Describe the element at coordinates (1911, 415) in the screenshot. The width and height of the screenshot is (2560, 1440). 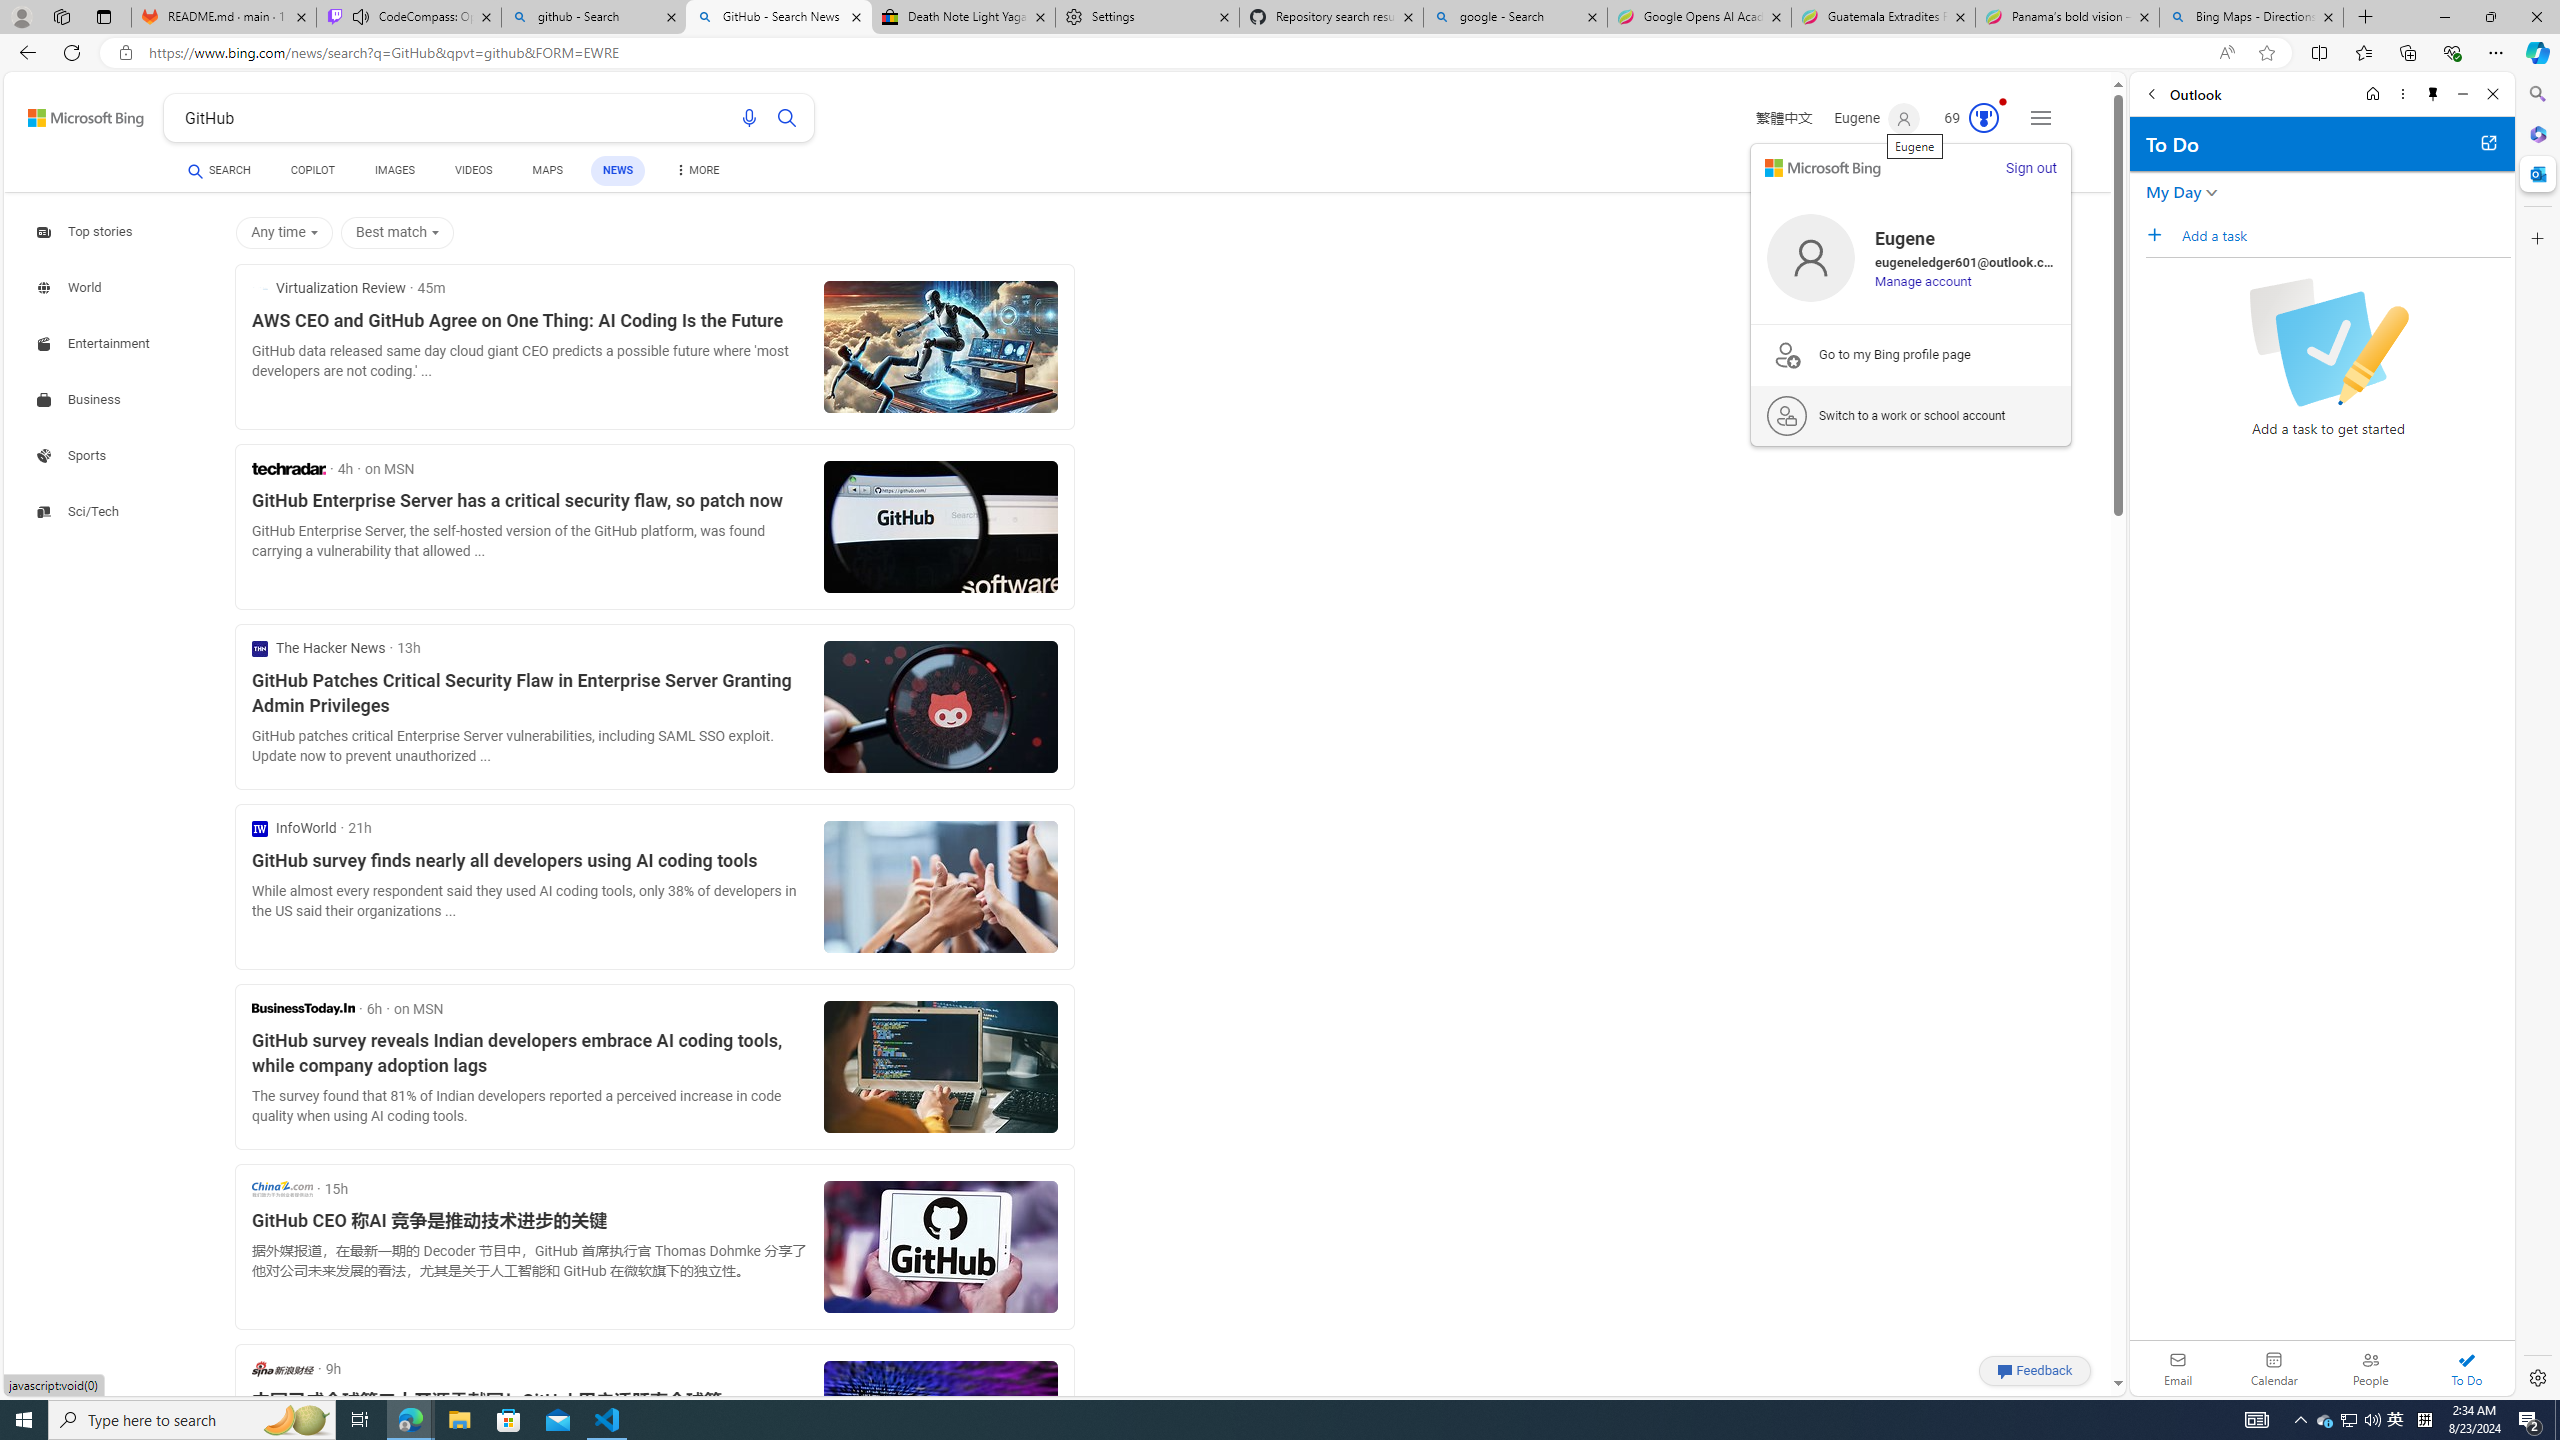
I see `'work signin Switch to a work or school account'` at that location.